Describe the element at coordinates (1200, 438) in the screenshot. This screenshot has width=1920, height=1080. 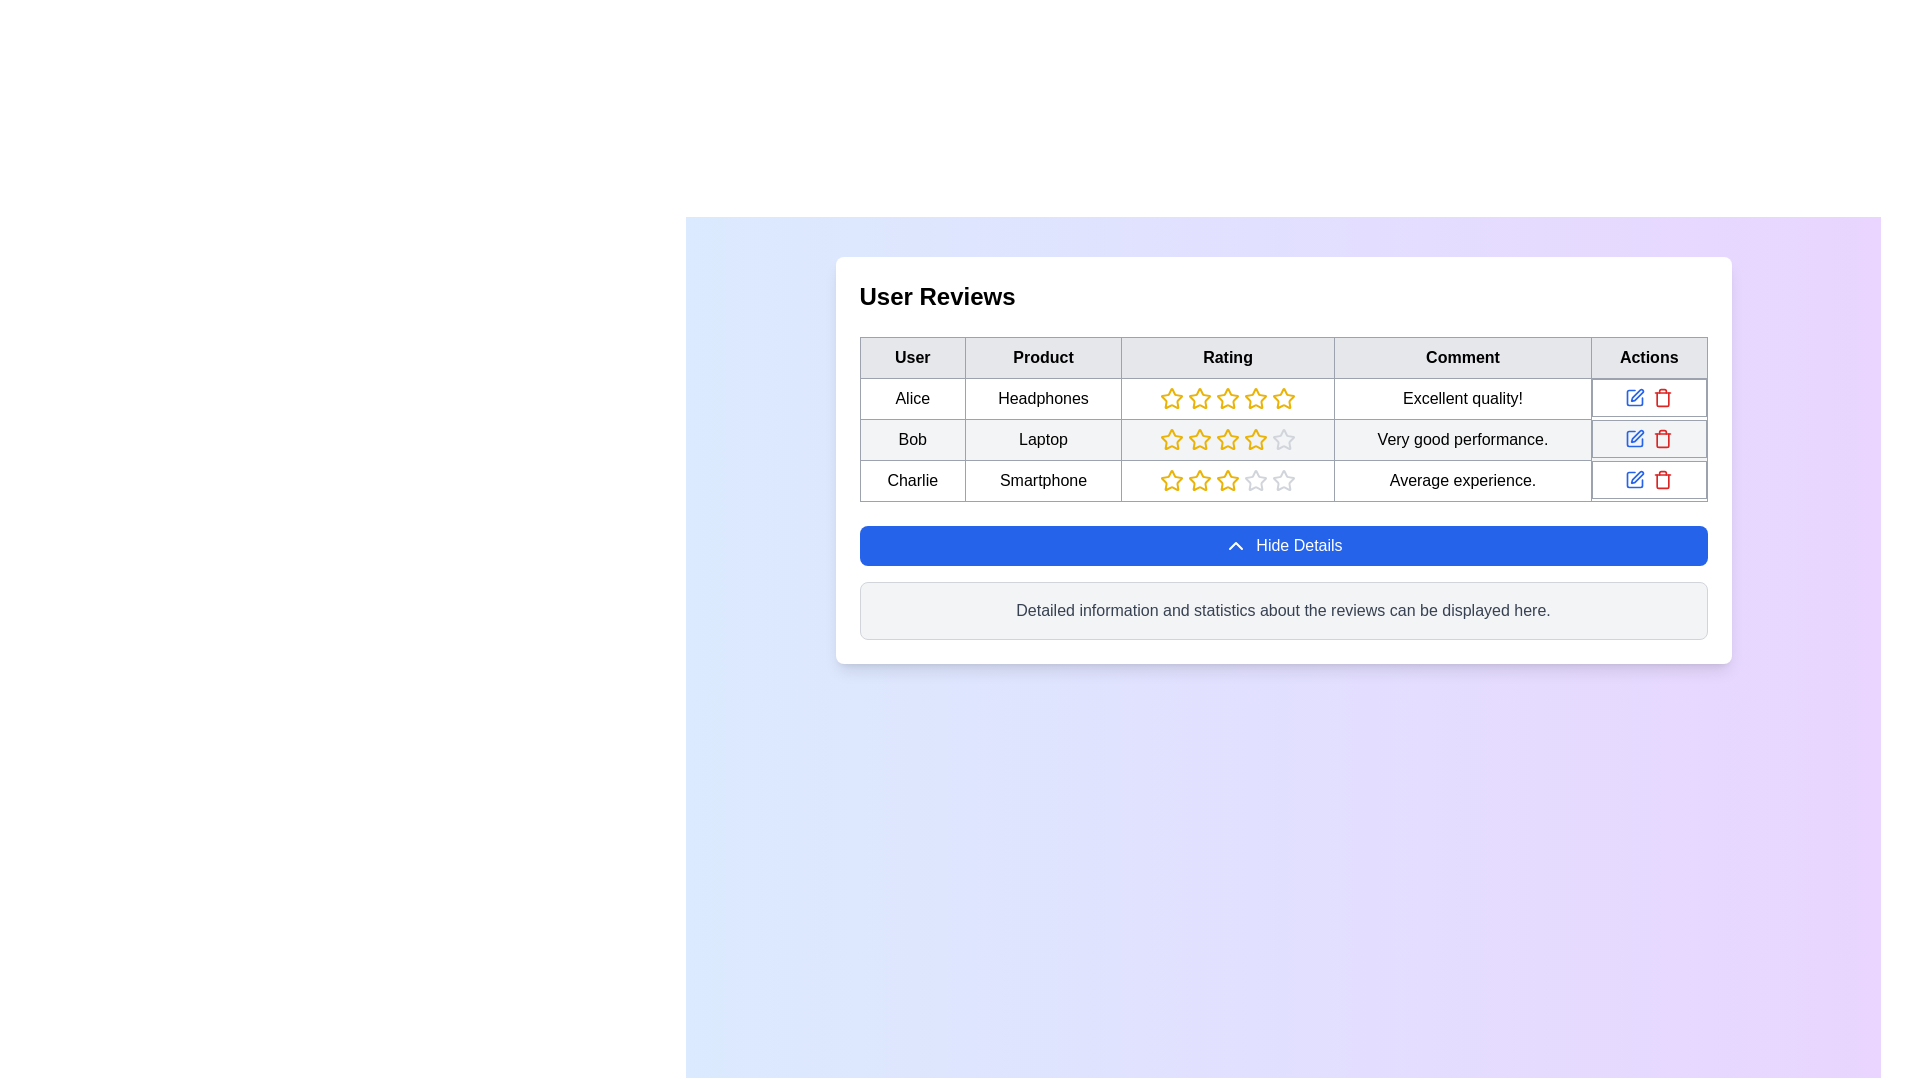
I see `the fourth star icon in the Rating column for the user review of 'Bob' regarding the 'Laptop' product to interact with the rating system` at that location.